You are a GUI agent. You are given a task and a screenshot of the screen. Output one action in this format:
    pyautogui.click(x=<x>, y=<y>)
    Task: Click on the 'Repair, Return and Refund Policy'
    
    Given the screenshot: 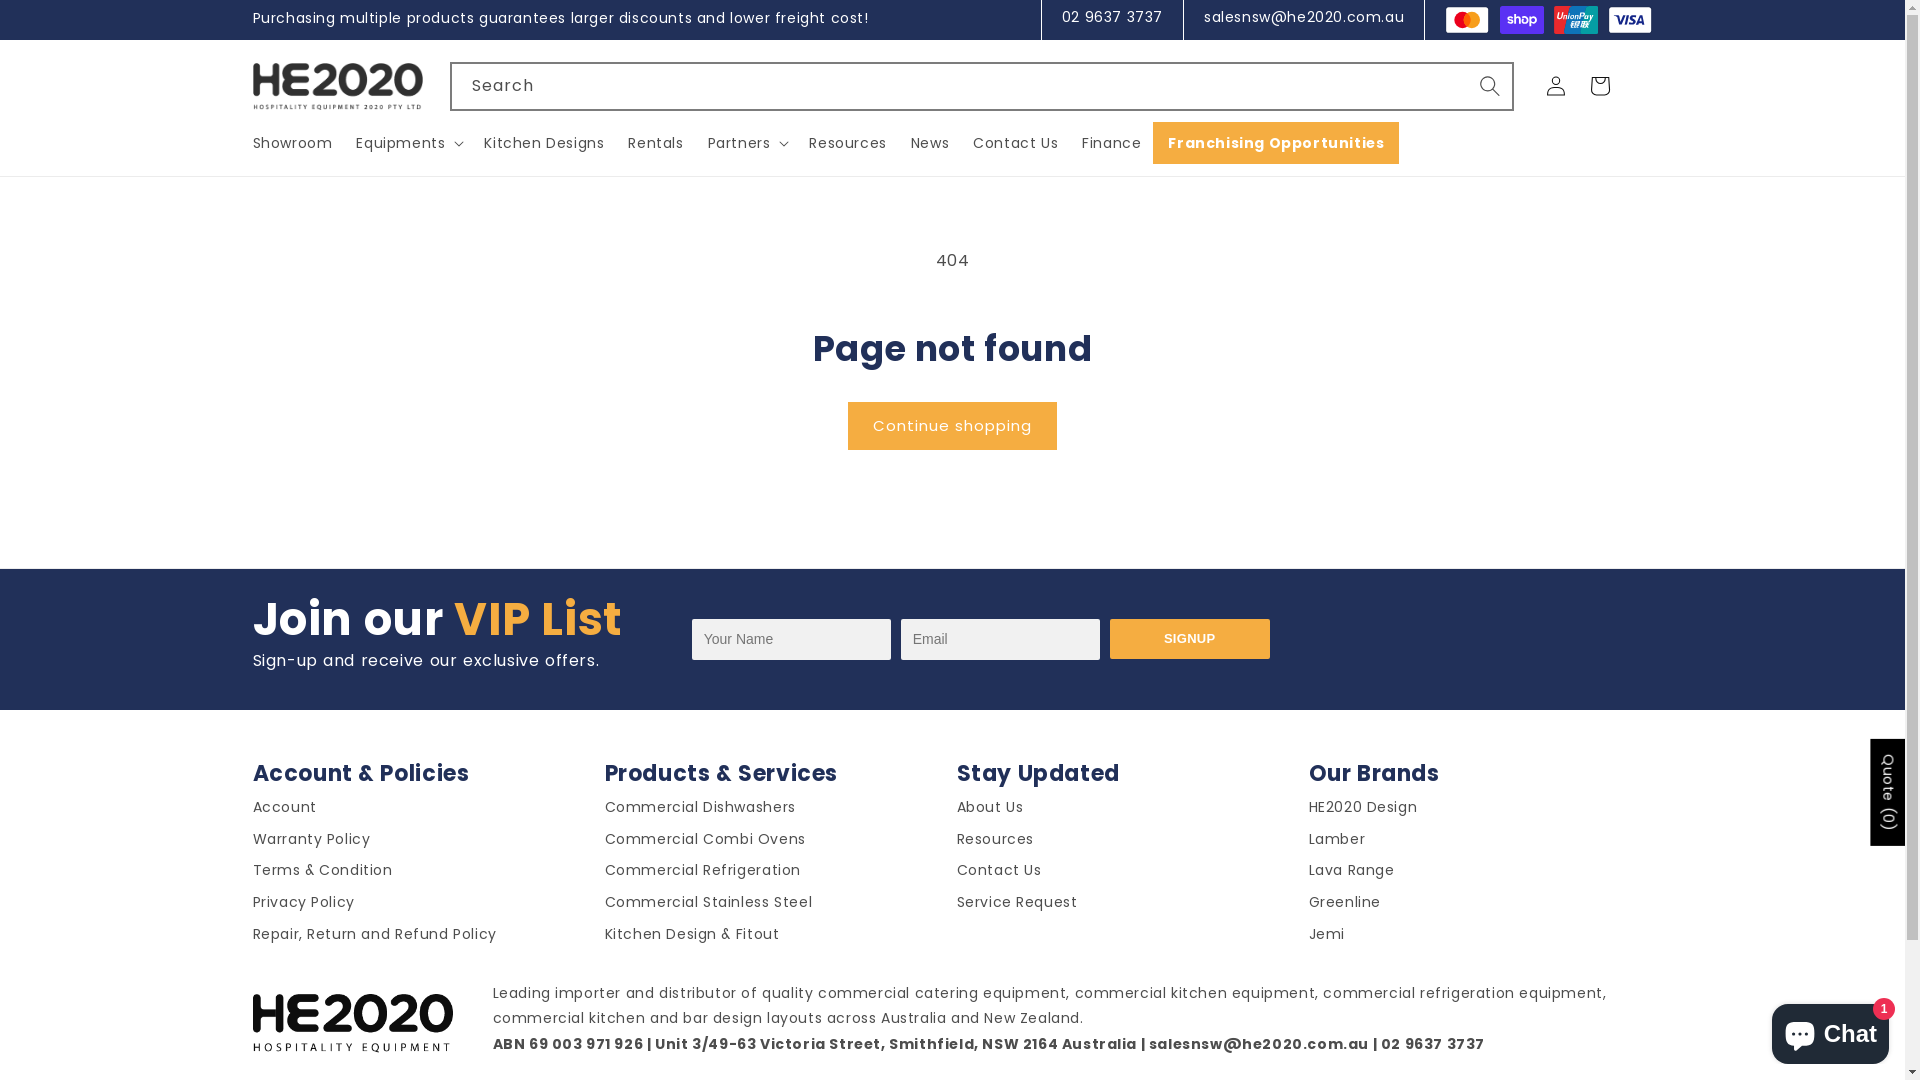 What is the action you would take?
    pyautogui.click(x=374, y=938)
    